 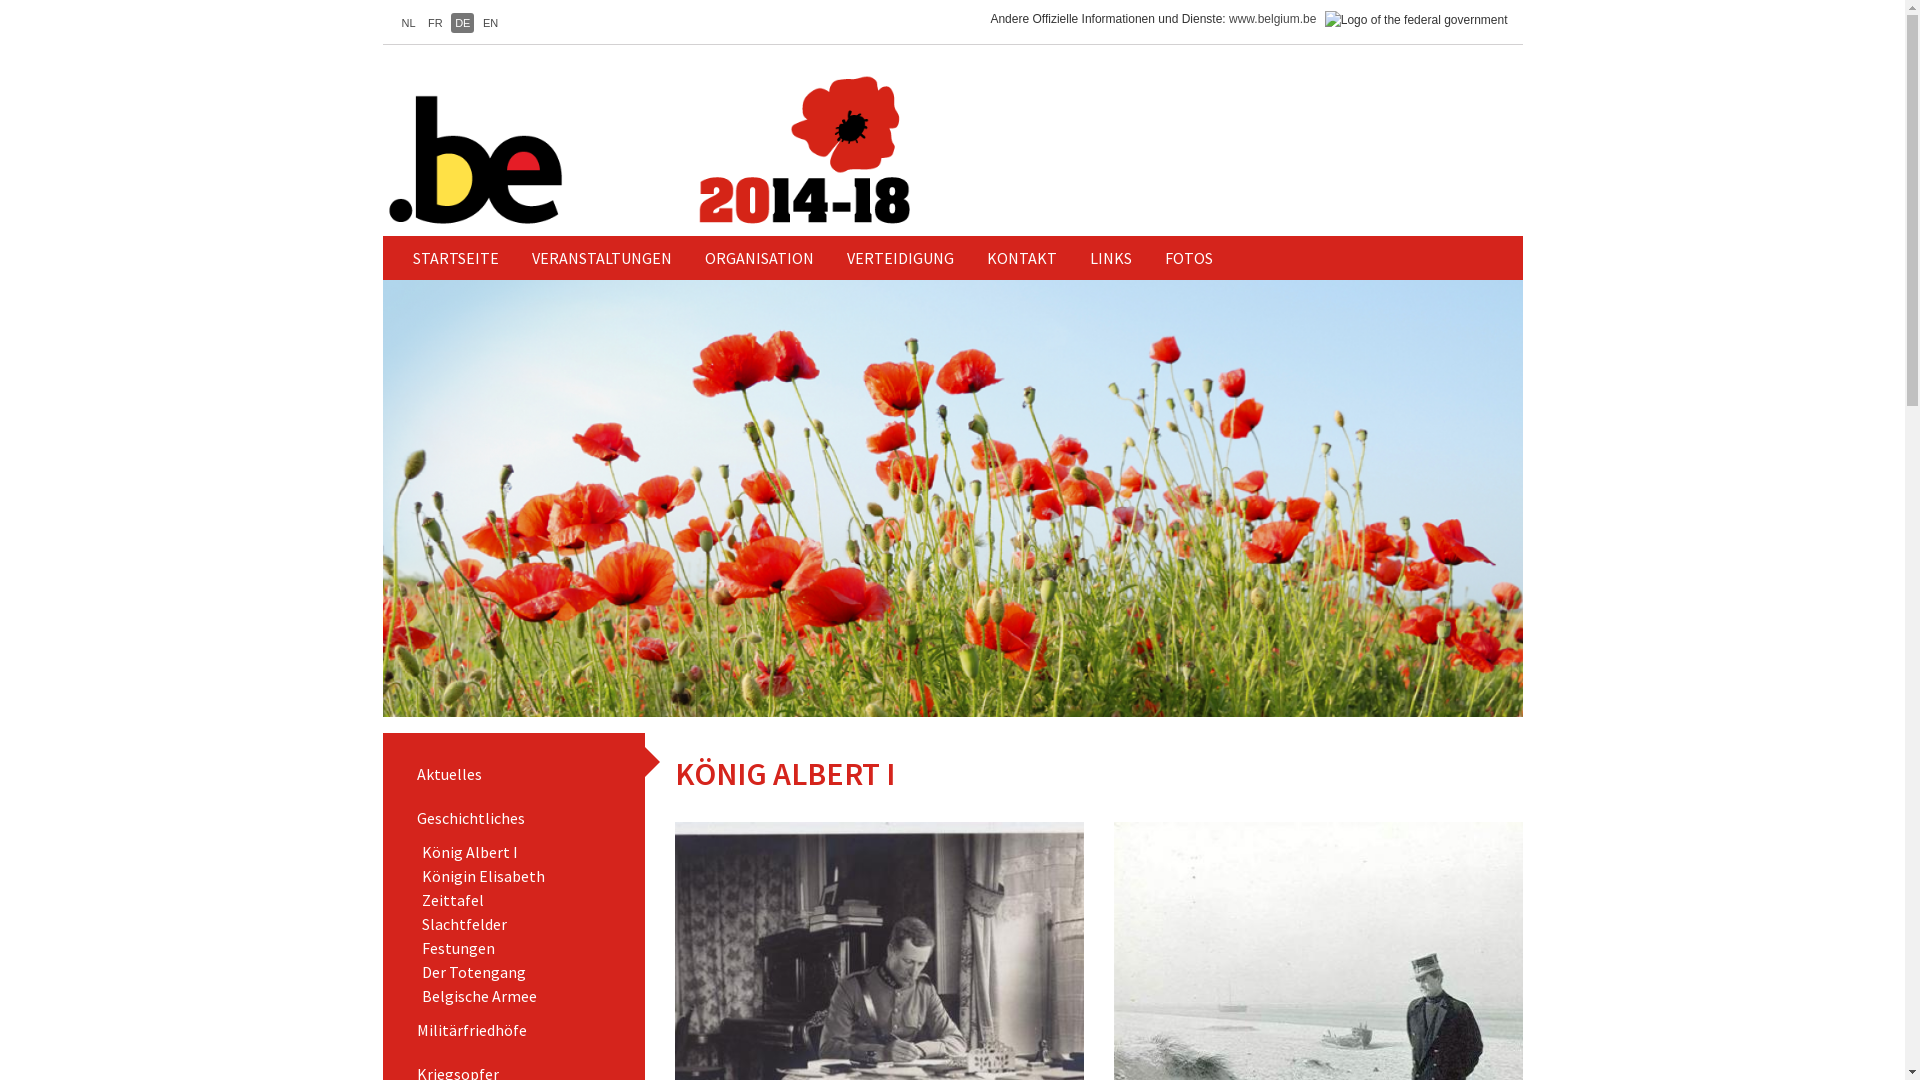 I want to click on 'Der Totengang', so click(x=473, y=971).